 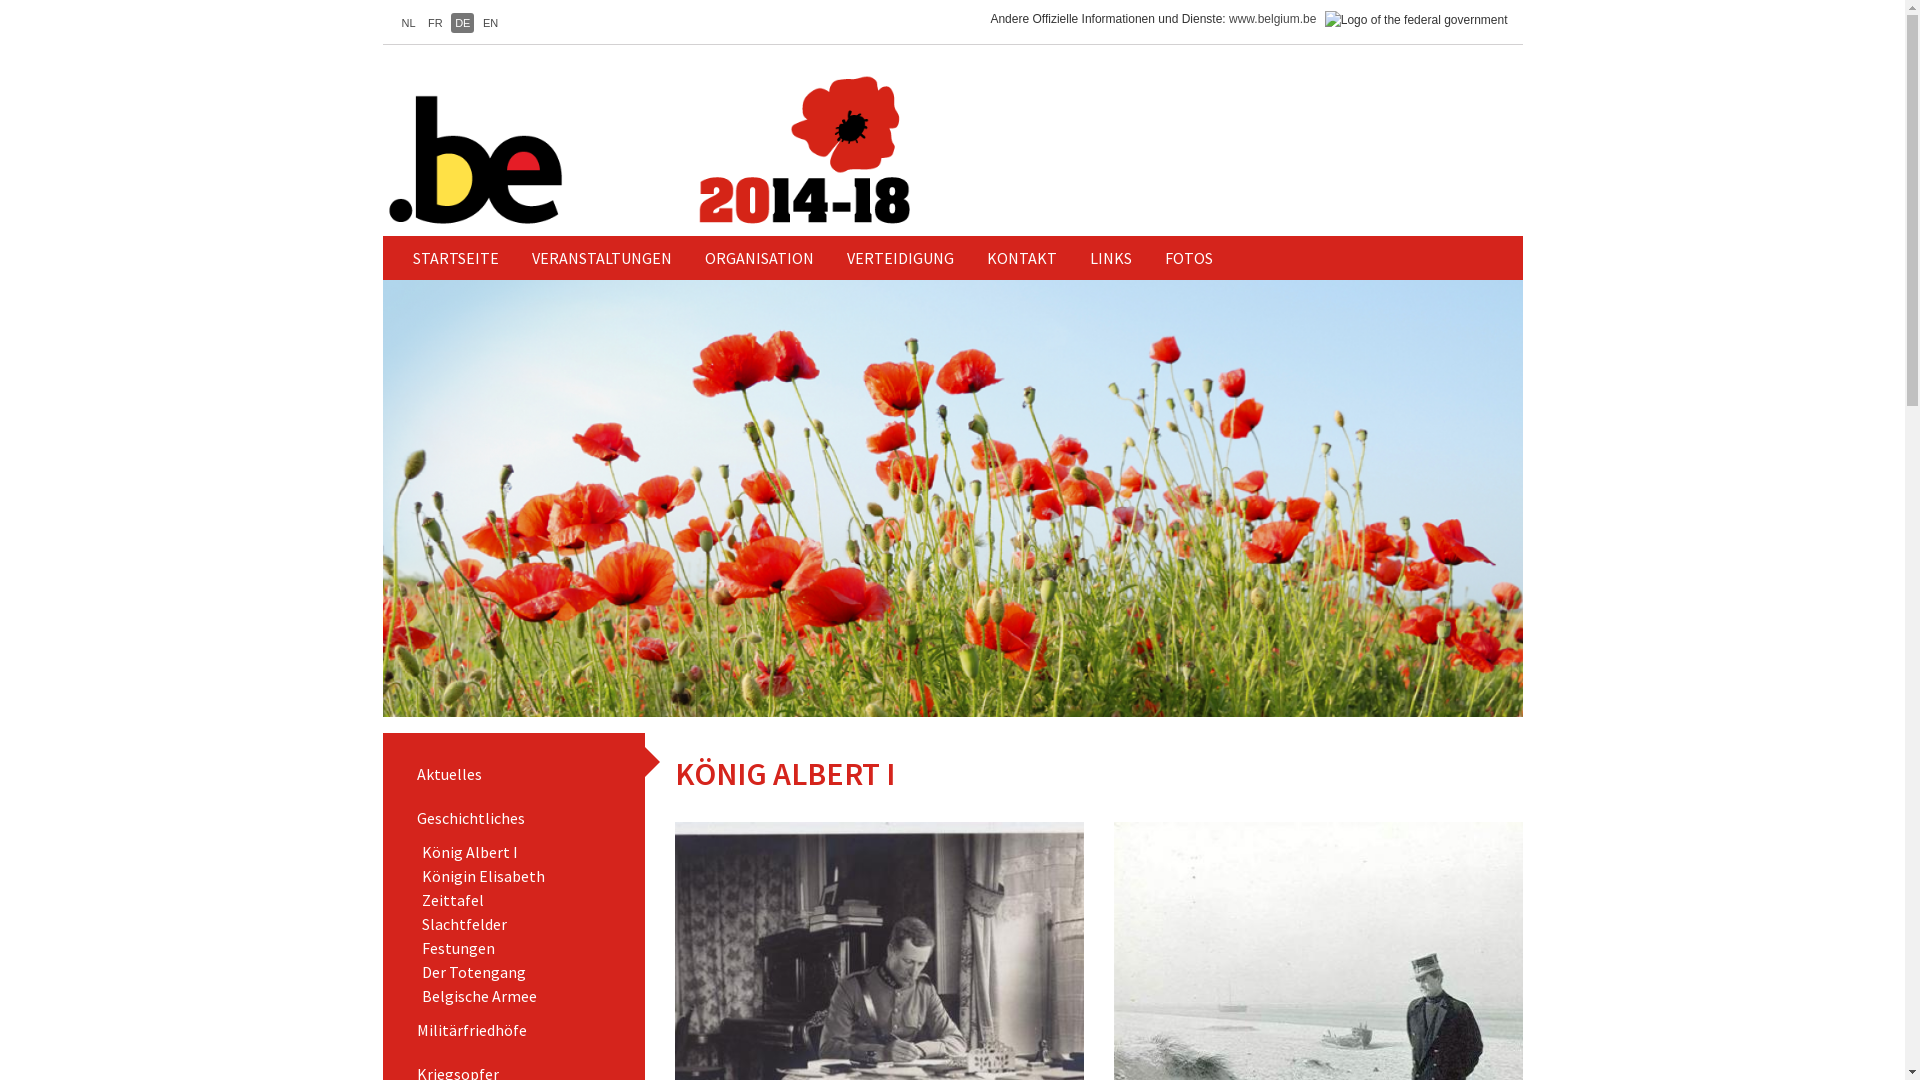 I want to click on 'Der Totengang', so click(x=473, y=971).